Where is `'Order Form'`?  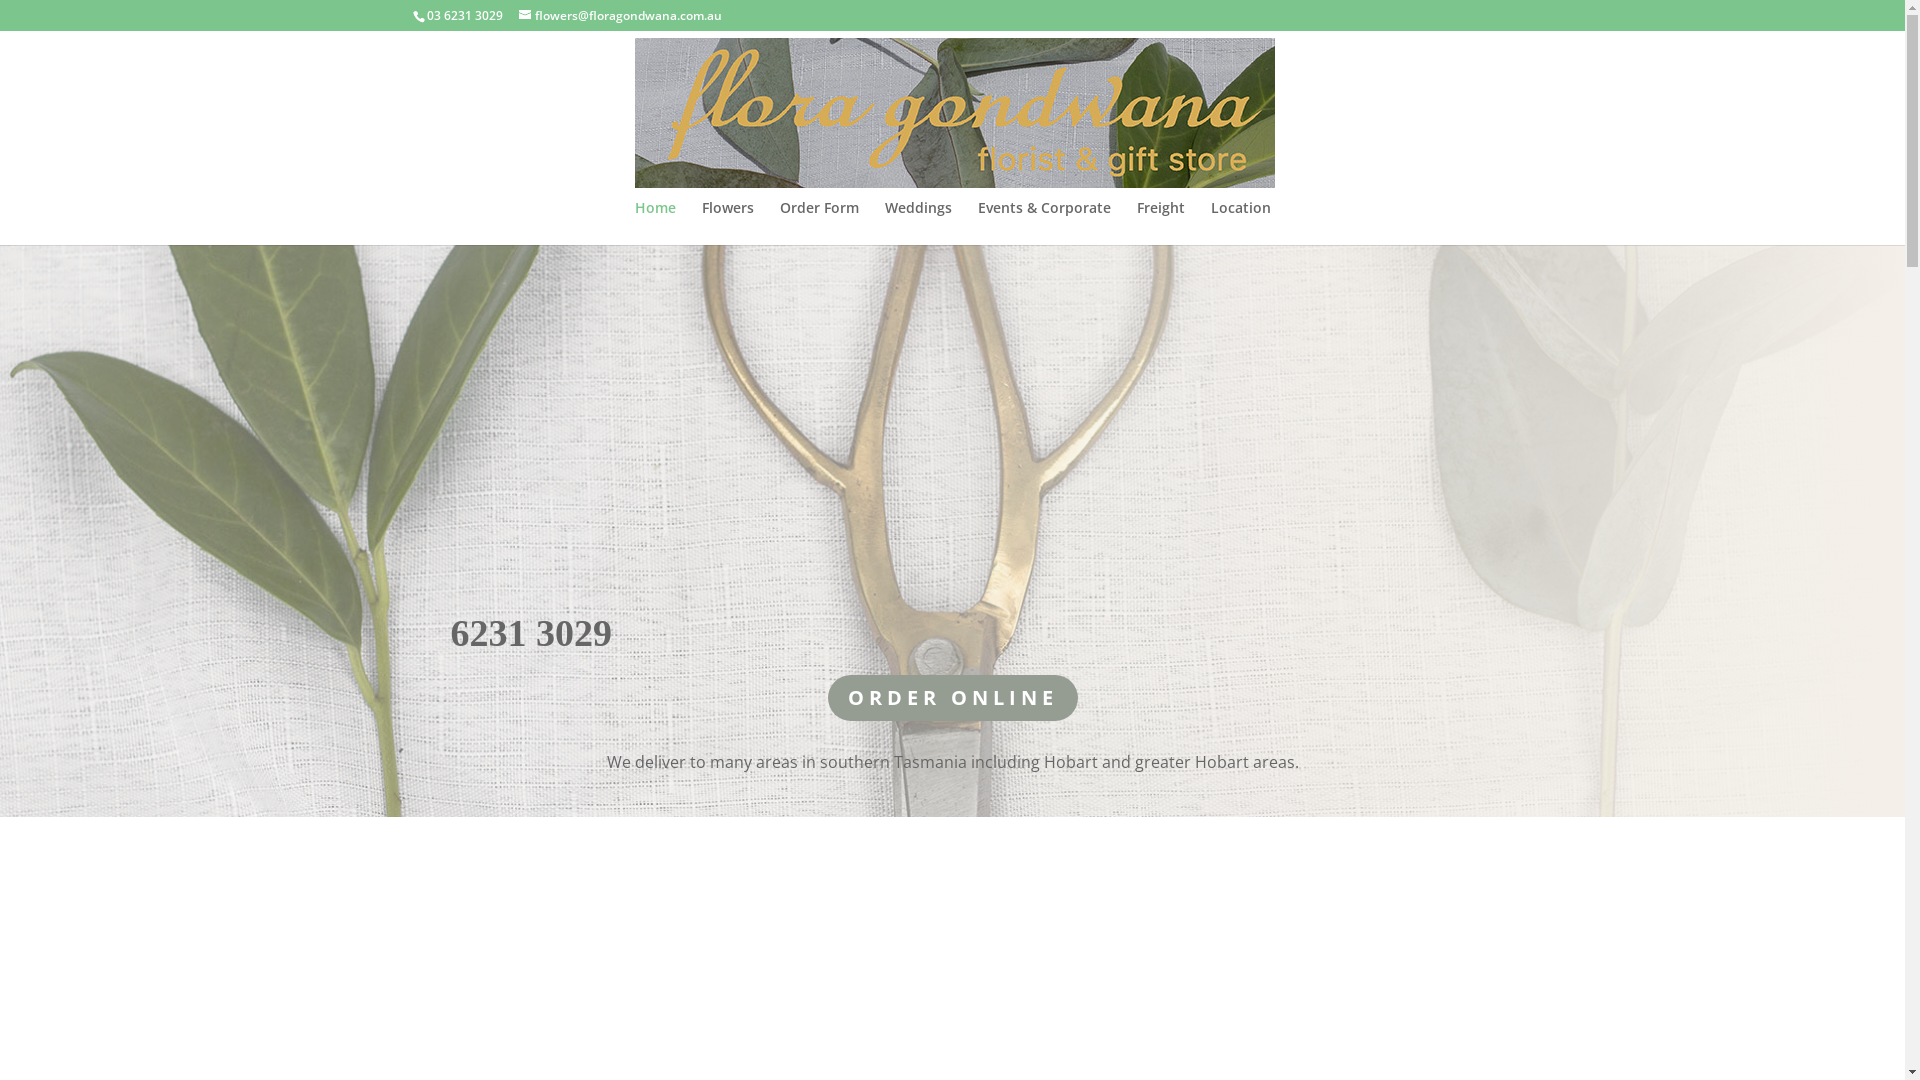
'Order Form' is located at coordinates (819, 223).